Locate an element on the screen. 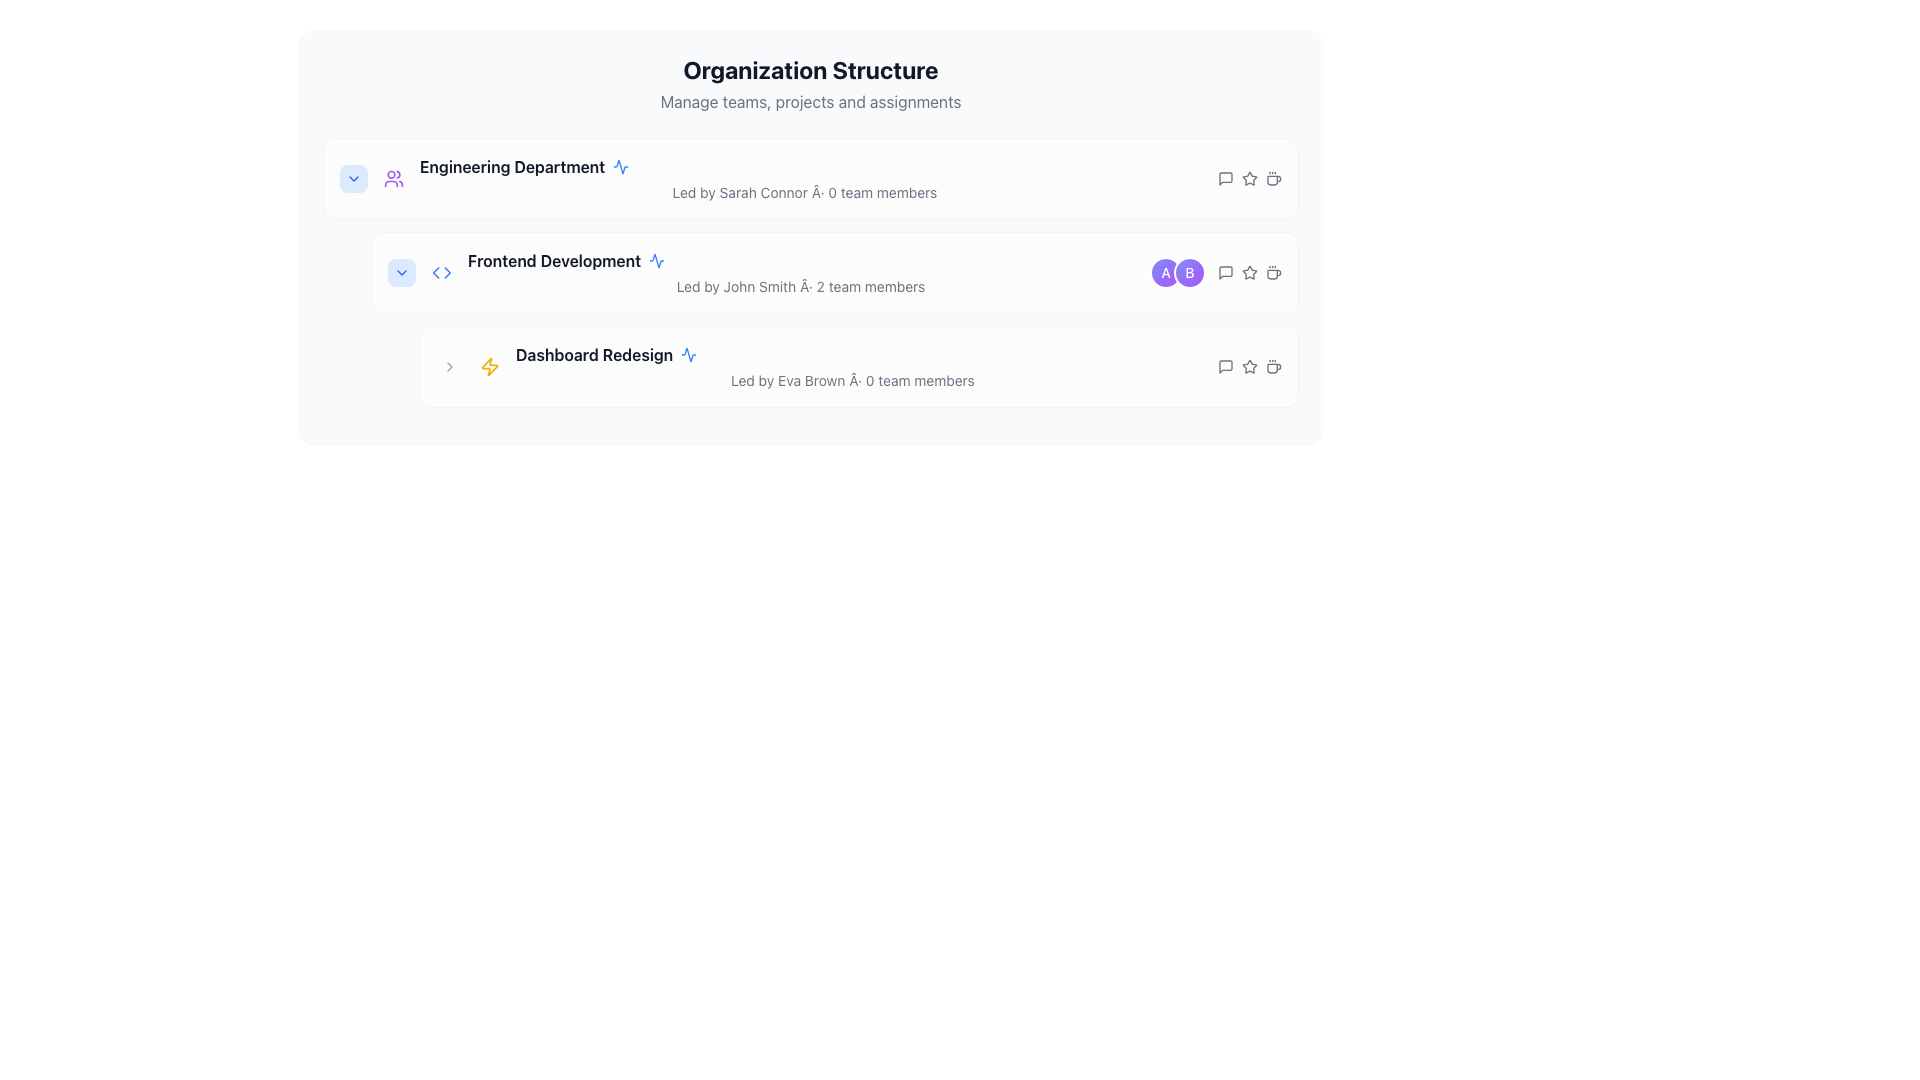  the group or team icon located to the left of the 'Engineering Department' label is located at coordinates (393, 177).